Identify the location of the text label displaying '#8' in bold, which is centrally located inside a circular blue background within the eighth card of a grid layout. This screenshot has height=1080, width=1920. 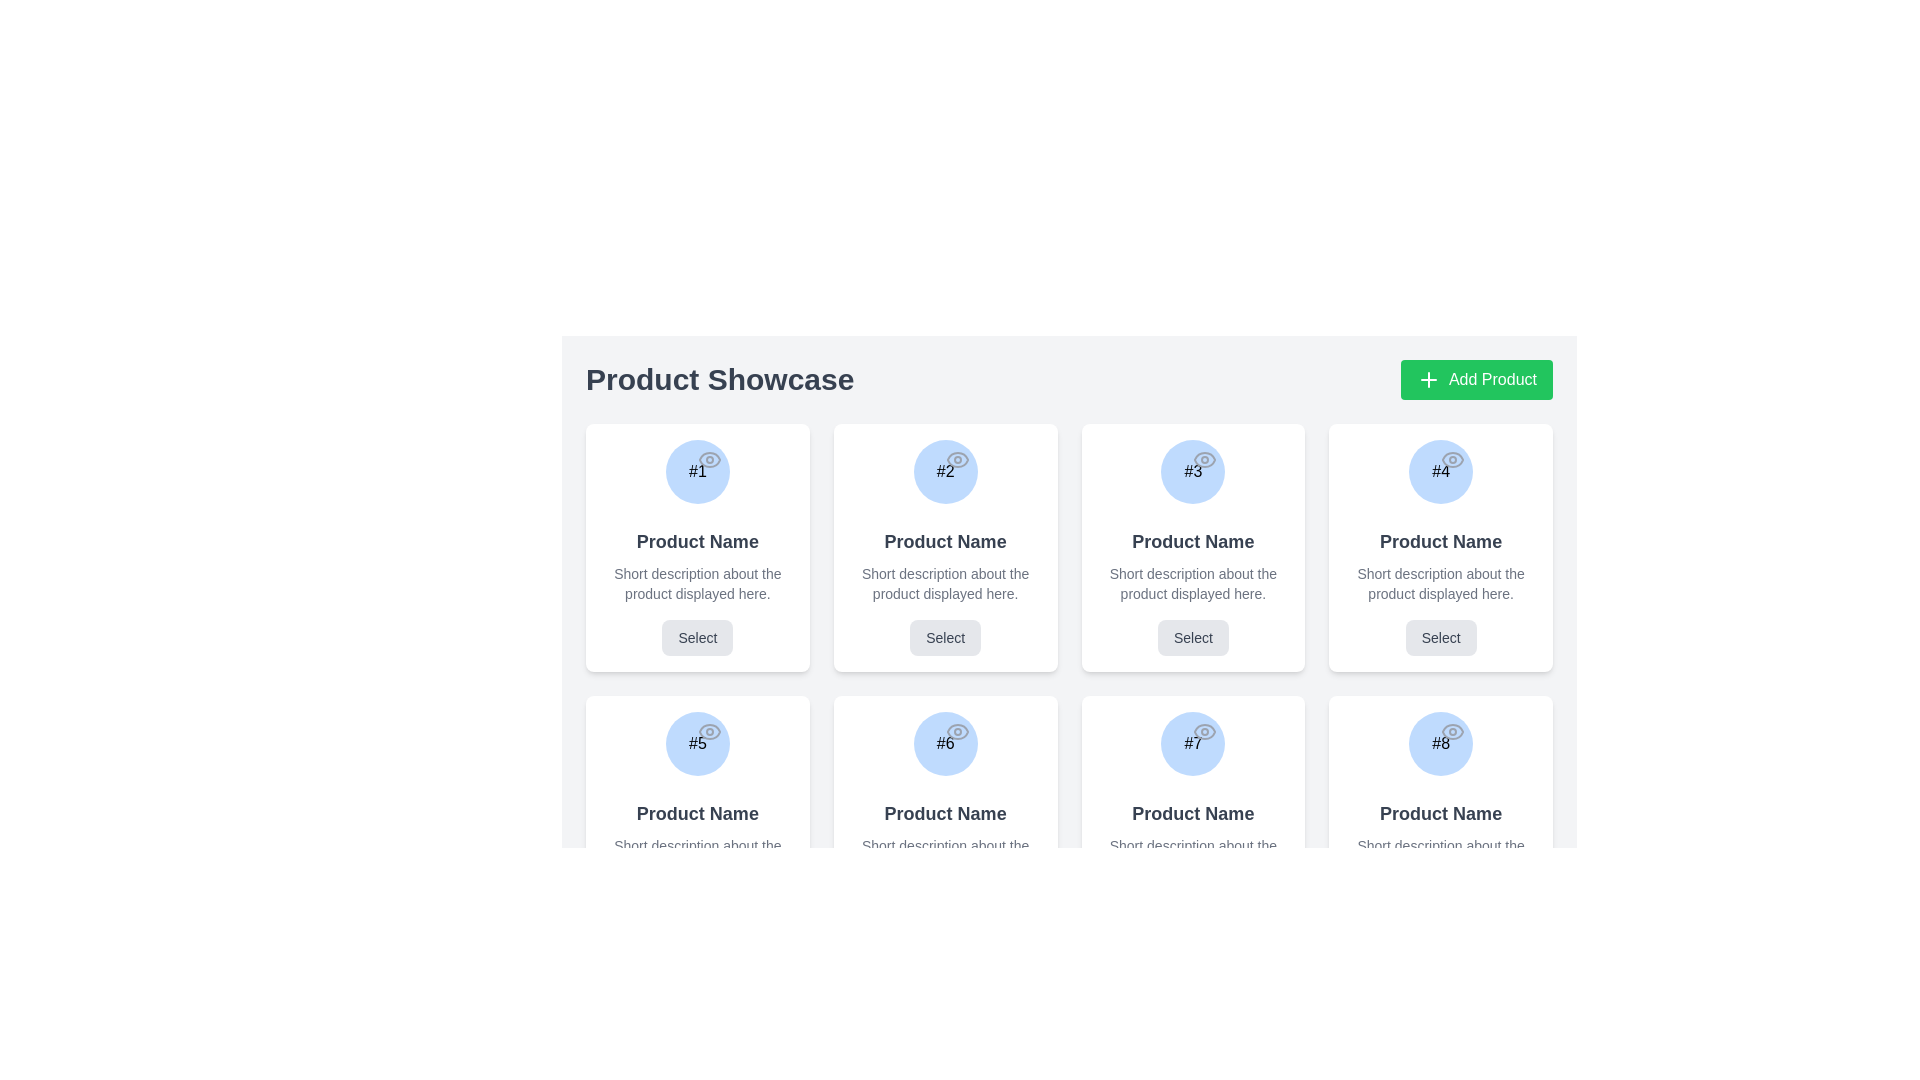
(1441, 744).